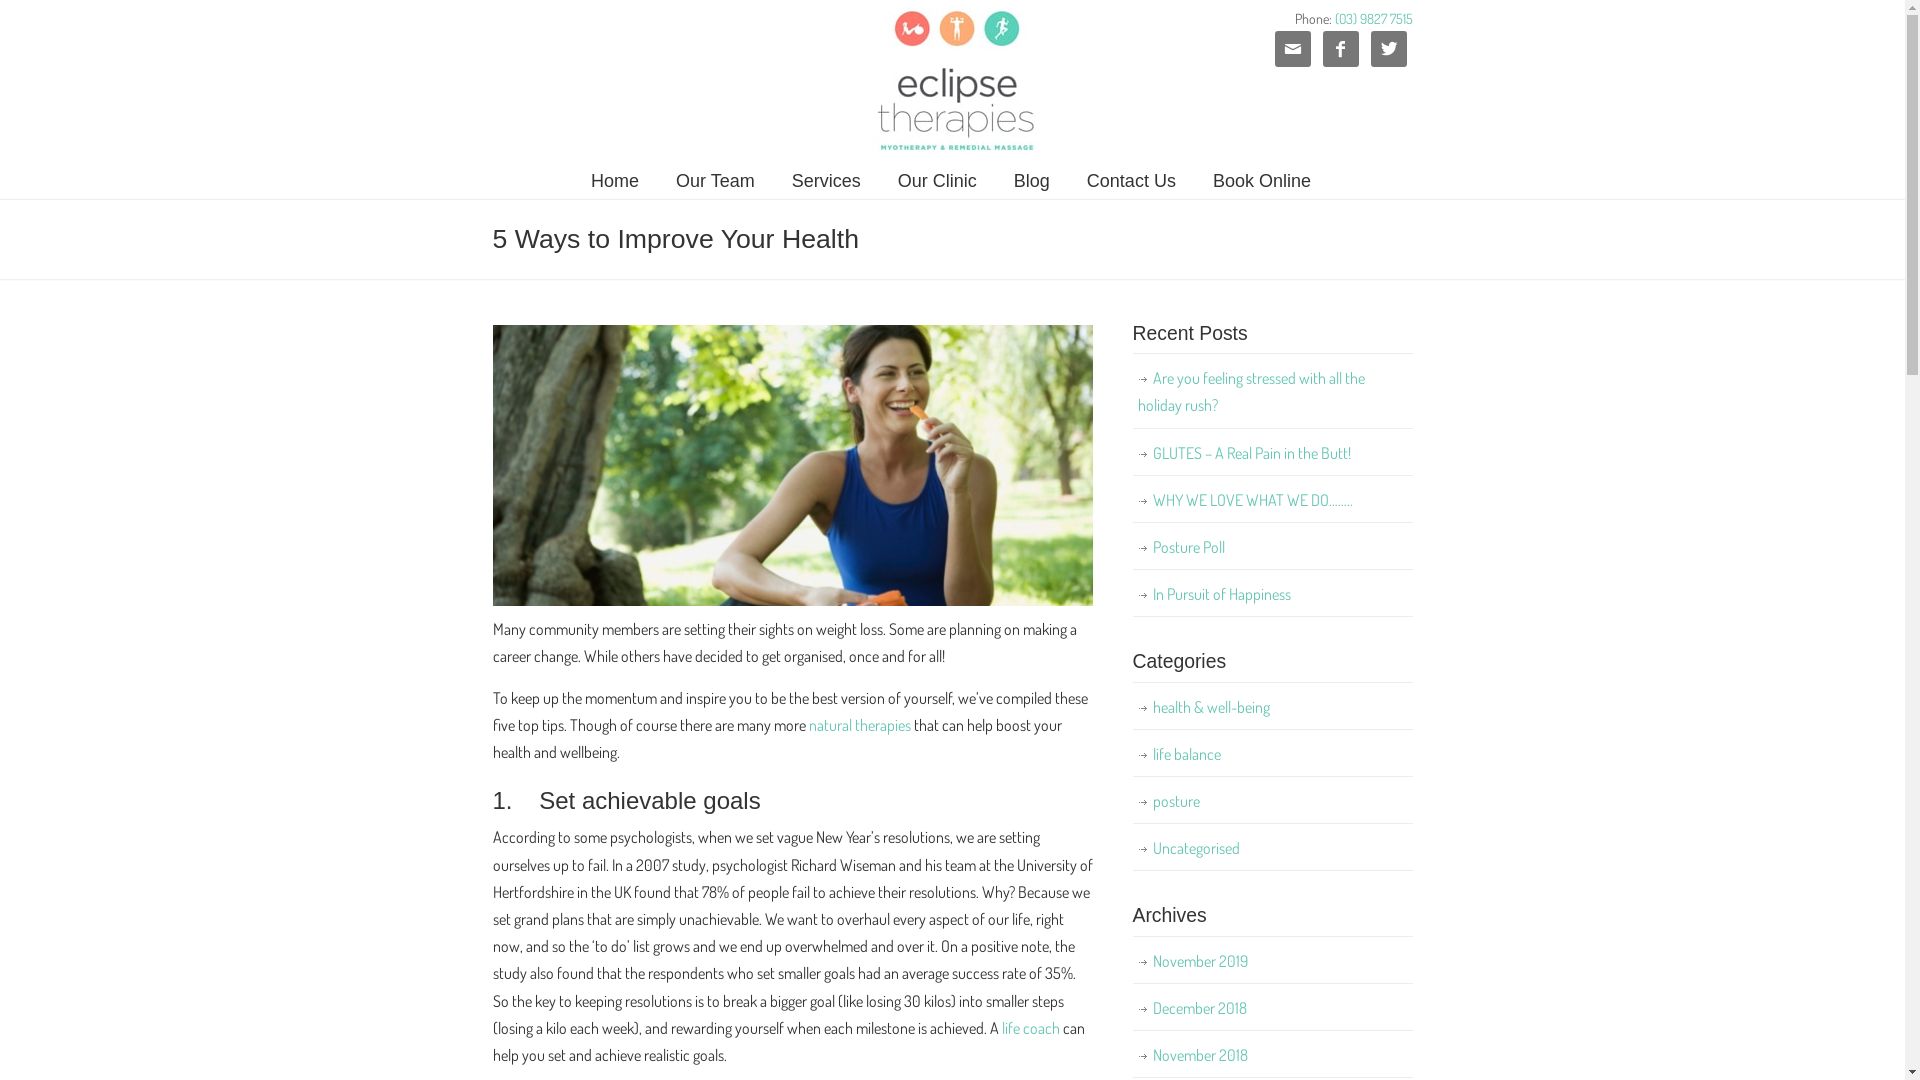 This screenshot has height=1080, width=1920. I want to click on 'life coach', so click(1002, 1028).